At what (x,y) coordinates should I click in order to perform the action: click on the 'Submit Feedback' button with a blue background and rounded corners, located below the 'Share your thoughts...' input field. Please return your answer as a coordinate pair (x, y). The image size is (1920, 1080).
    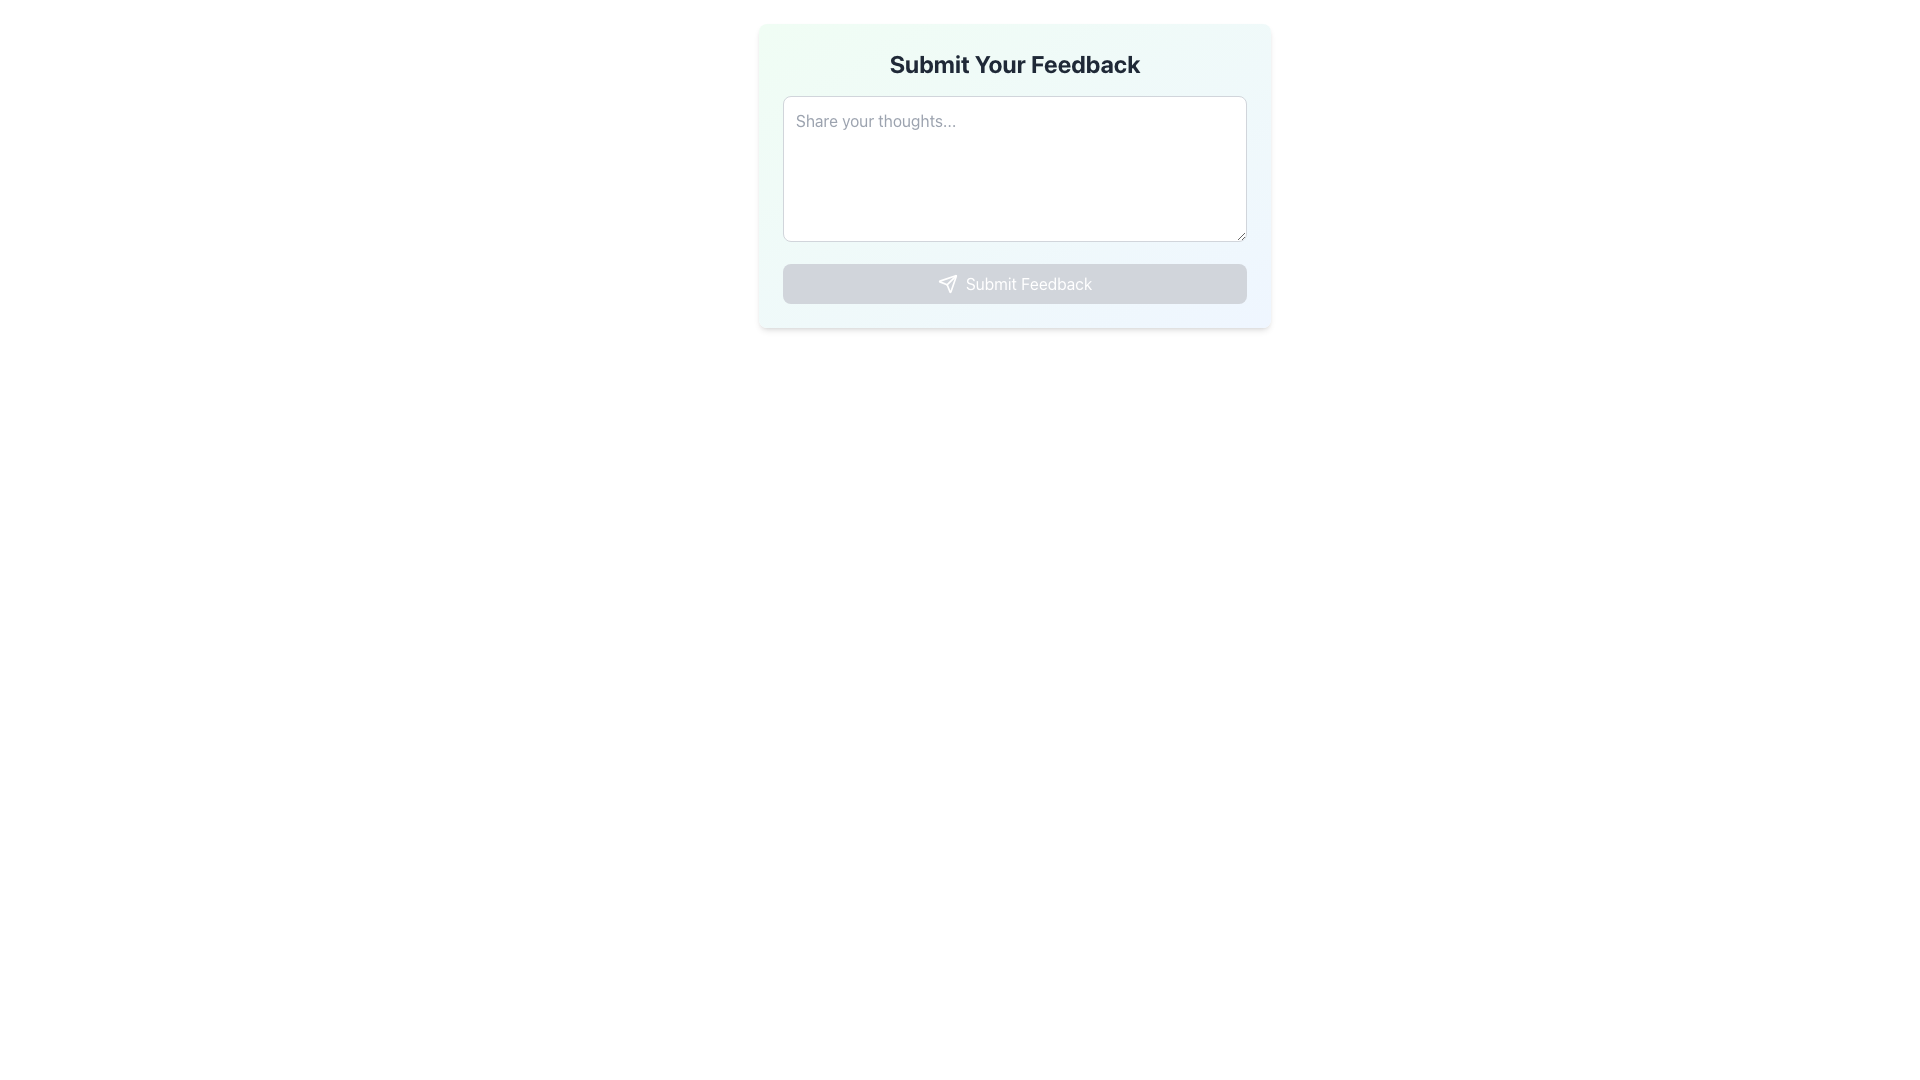
    Looking at the image, I should click on (1014, 284).